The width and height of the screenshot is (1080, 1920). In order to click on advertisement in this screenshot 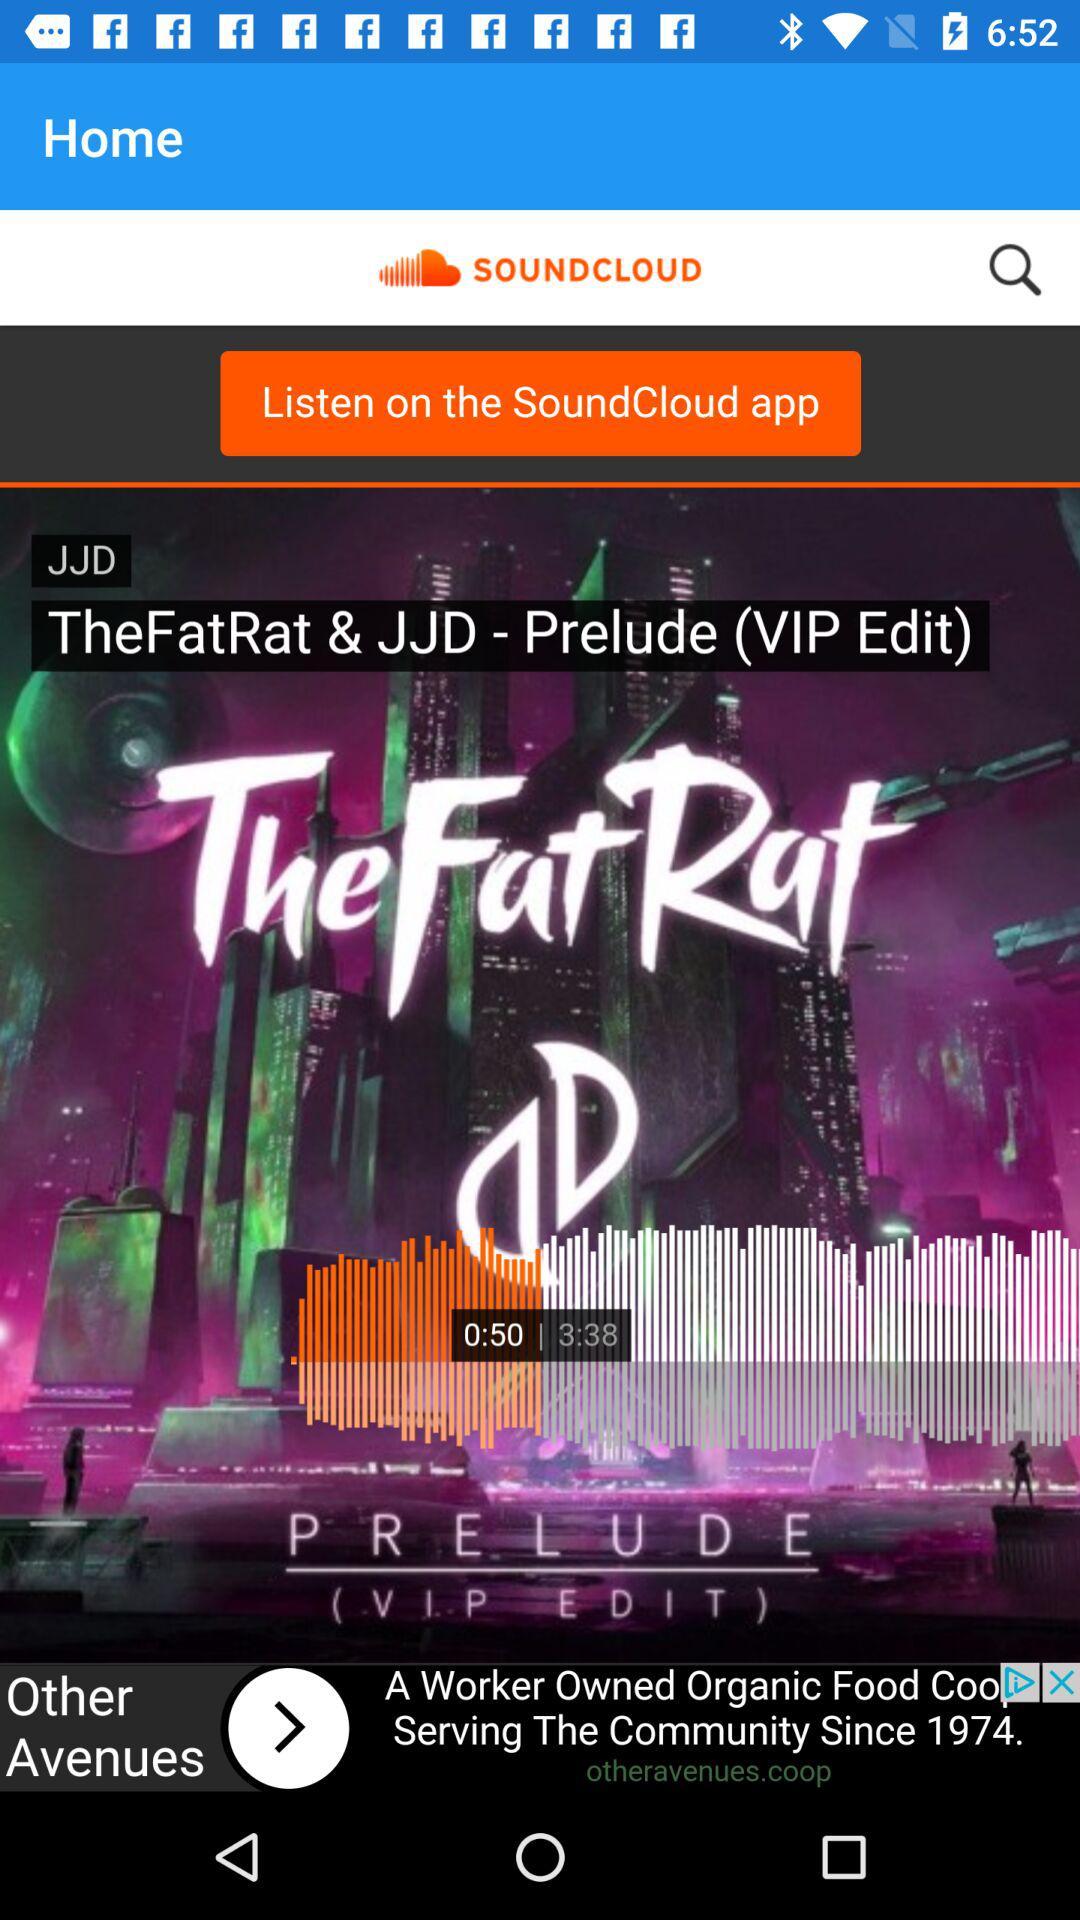, I will do `click(540, 1727)`.